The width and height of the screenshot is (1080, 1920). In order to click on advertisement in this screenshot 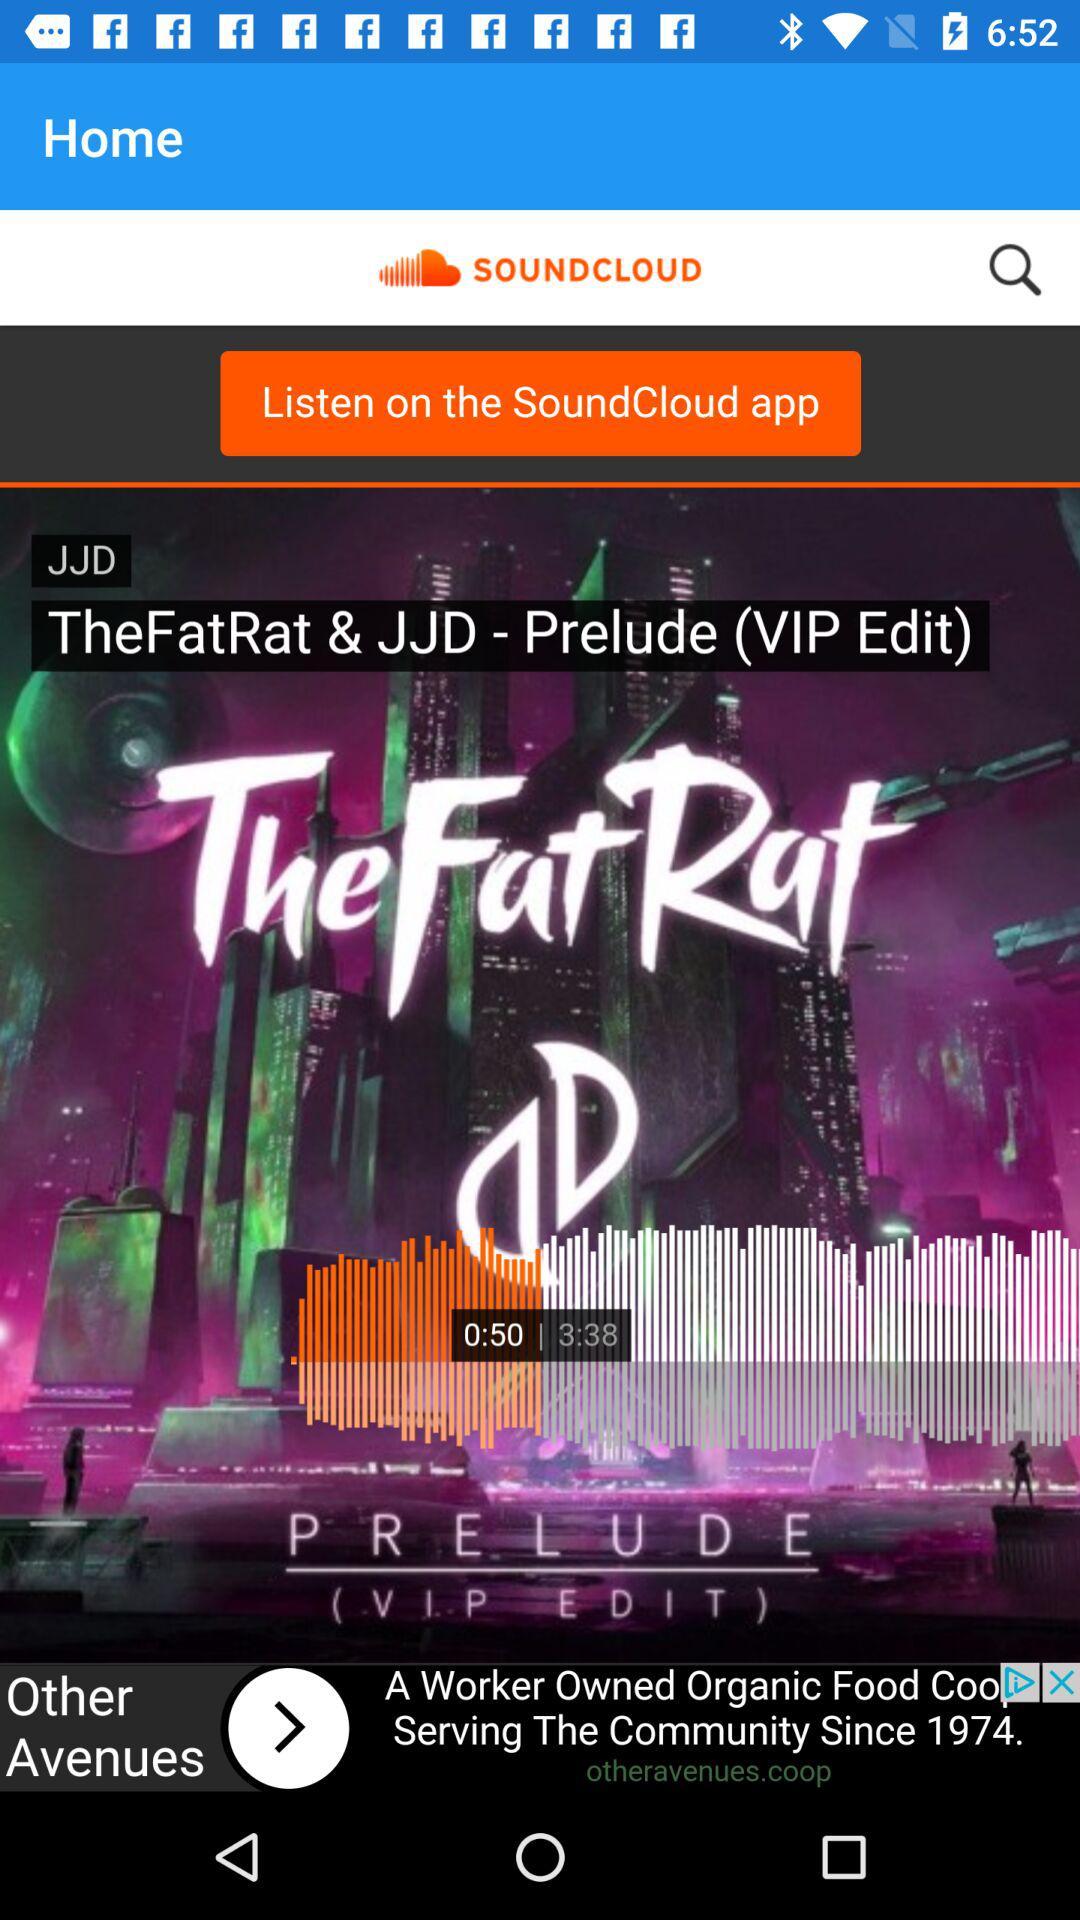, I will do `click(540, 1727)`.